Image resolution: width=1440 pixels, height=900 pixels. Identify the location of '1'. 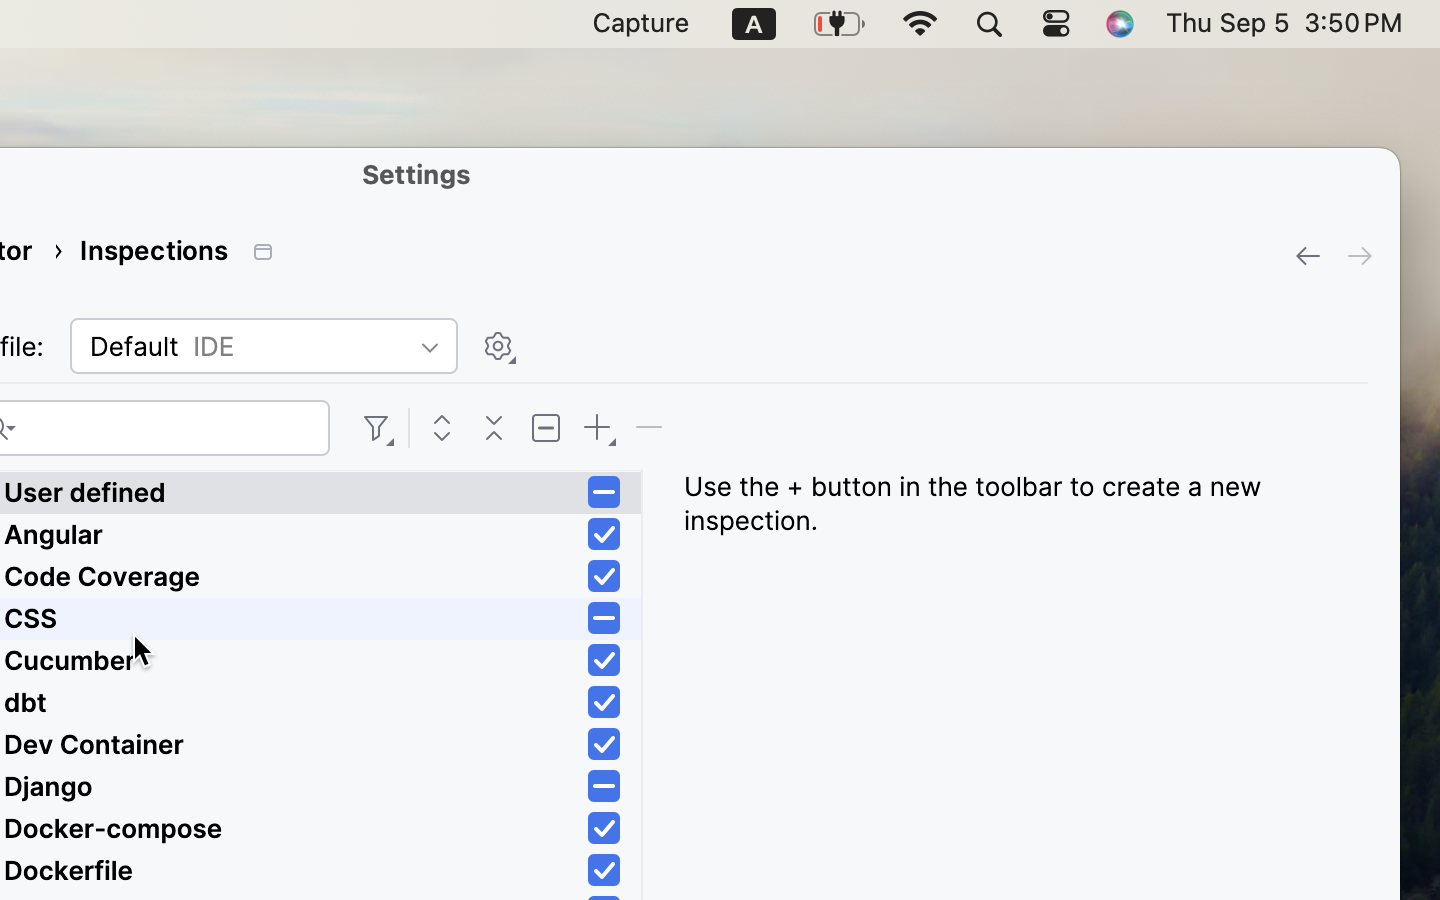
(602, 533).